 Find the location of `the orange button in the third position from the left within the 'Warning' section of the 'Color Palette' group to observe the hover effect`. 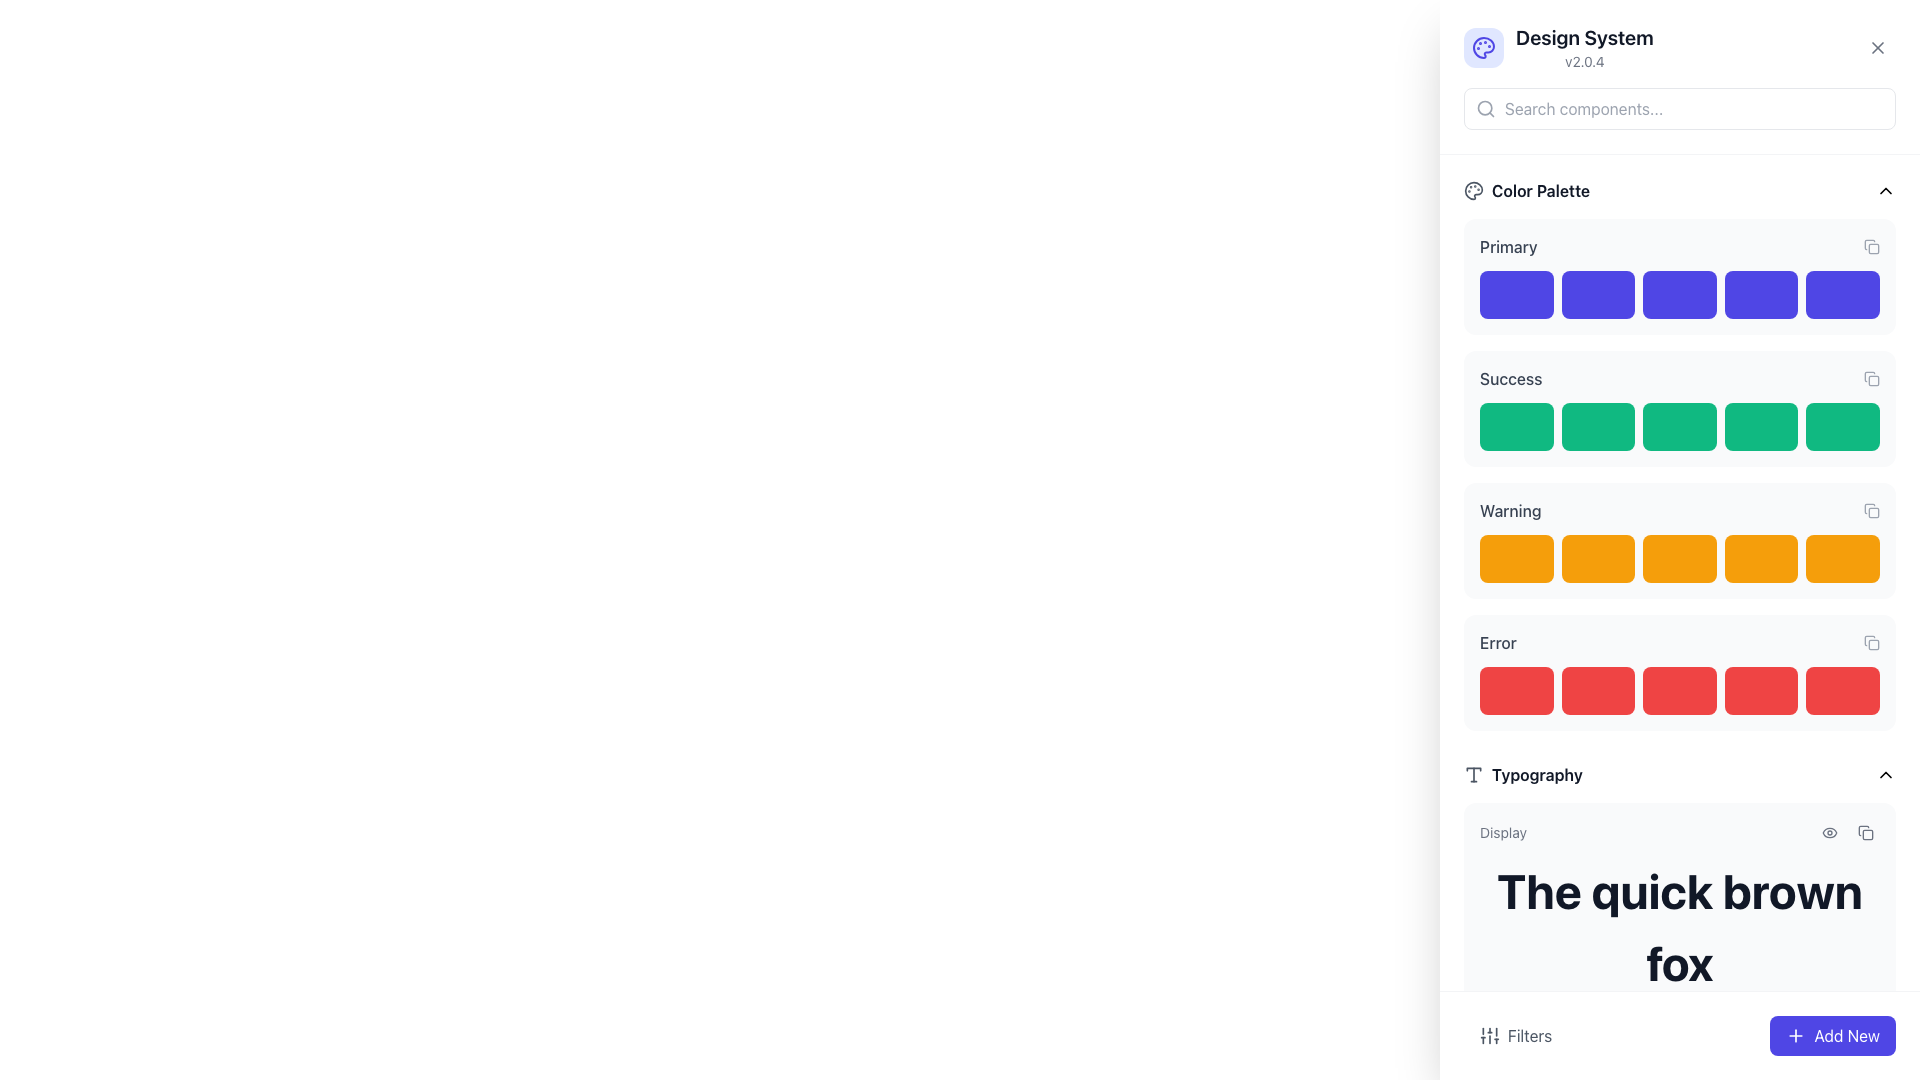

the orange button in the third position from the left within the 'Warning' section of the 'Color Palette' group to observe the hover effect is located at coordinates (1680, 540).